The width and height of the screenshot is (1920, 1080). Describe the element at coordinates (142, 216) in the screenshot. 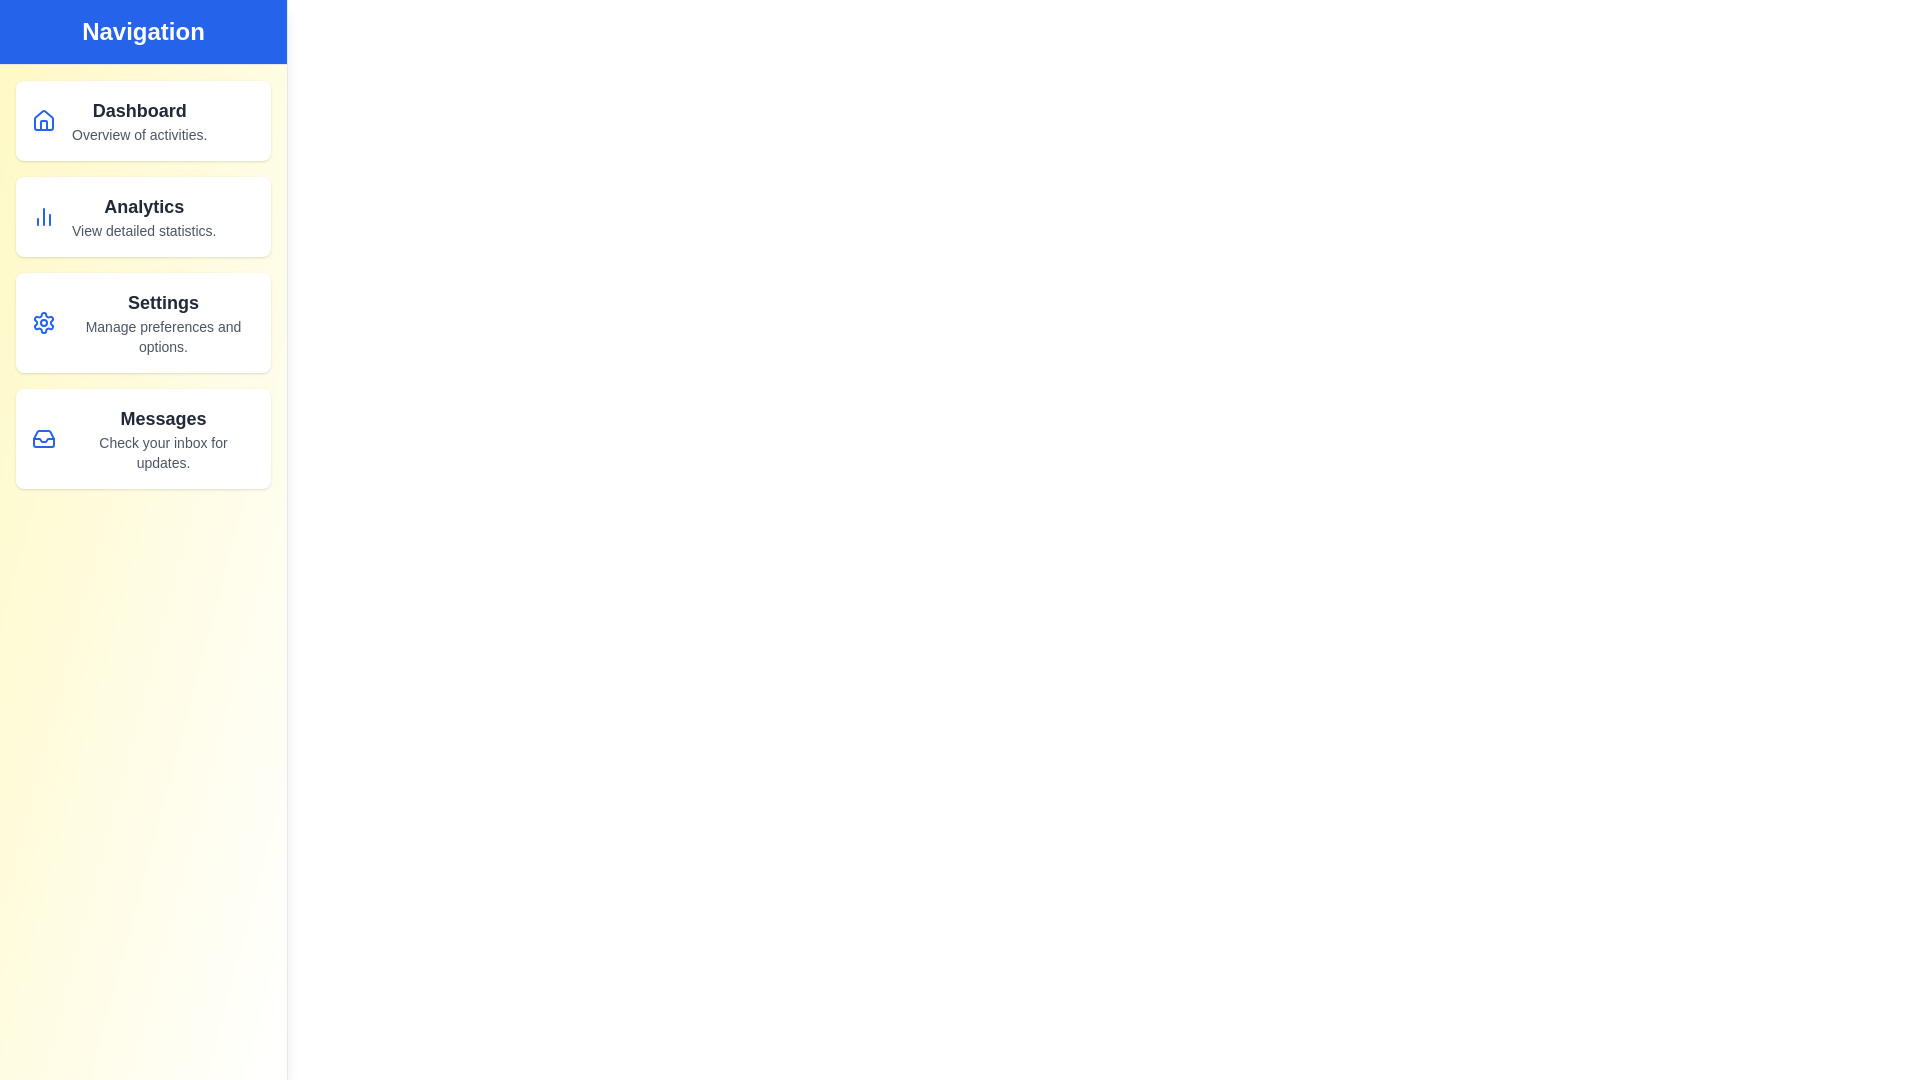

I see `the navigation item Analytics` at that location.